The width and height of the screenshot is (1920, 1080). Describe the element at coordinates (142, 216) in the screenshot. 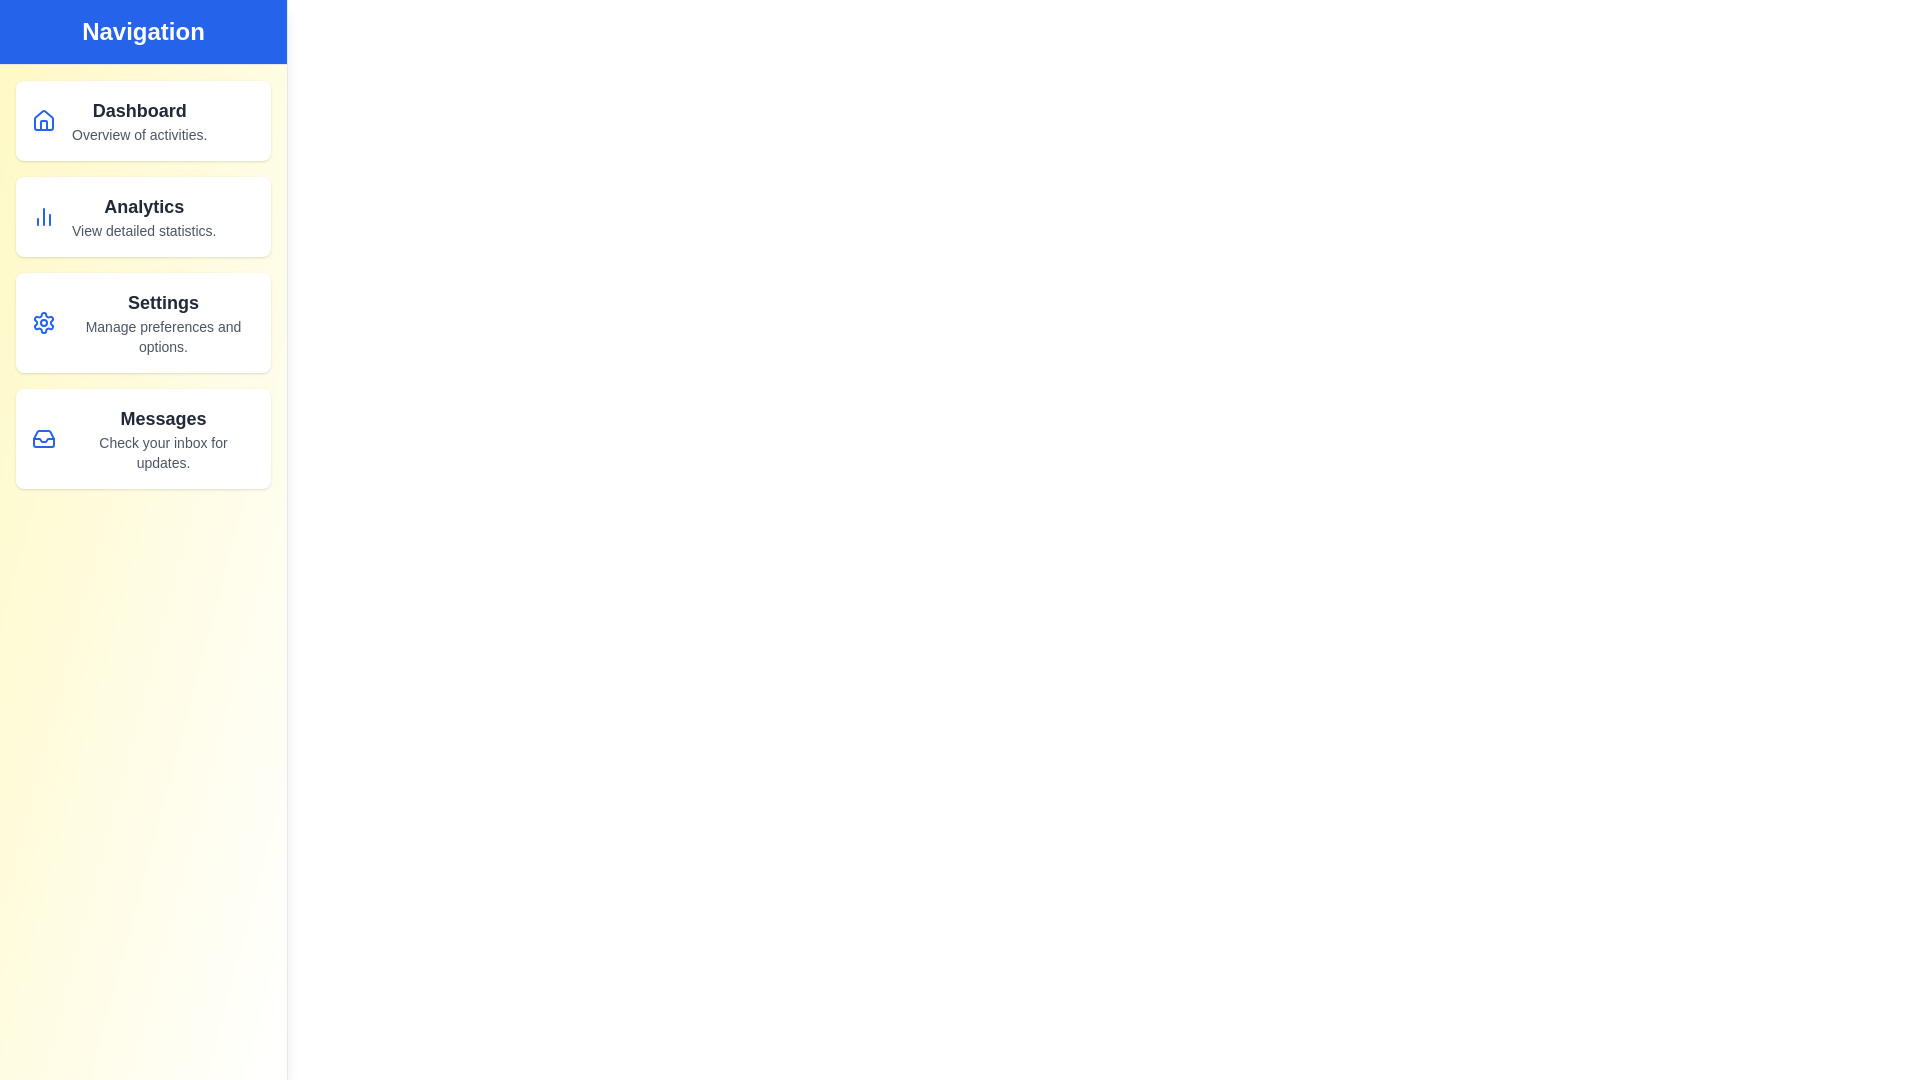

I see `the navigation item Analytics` at that location.